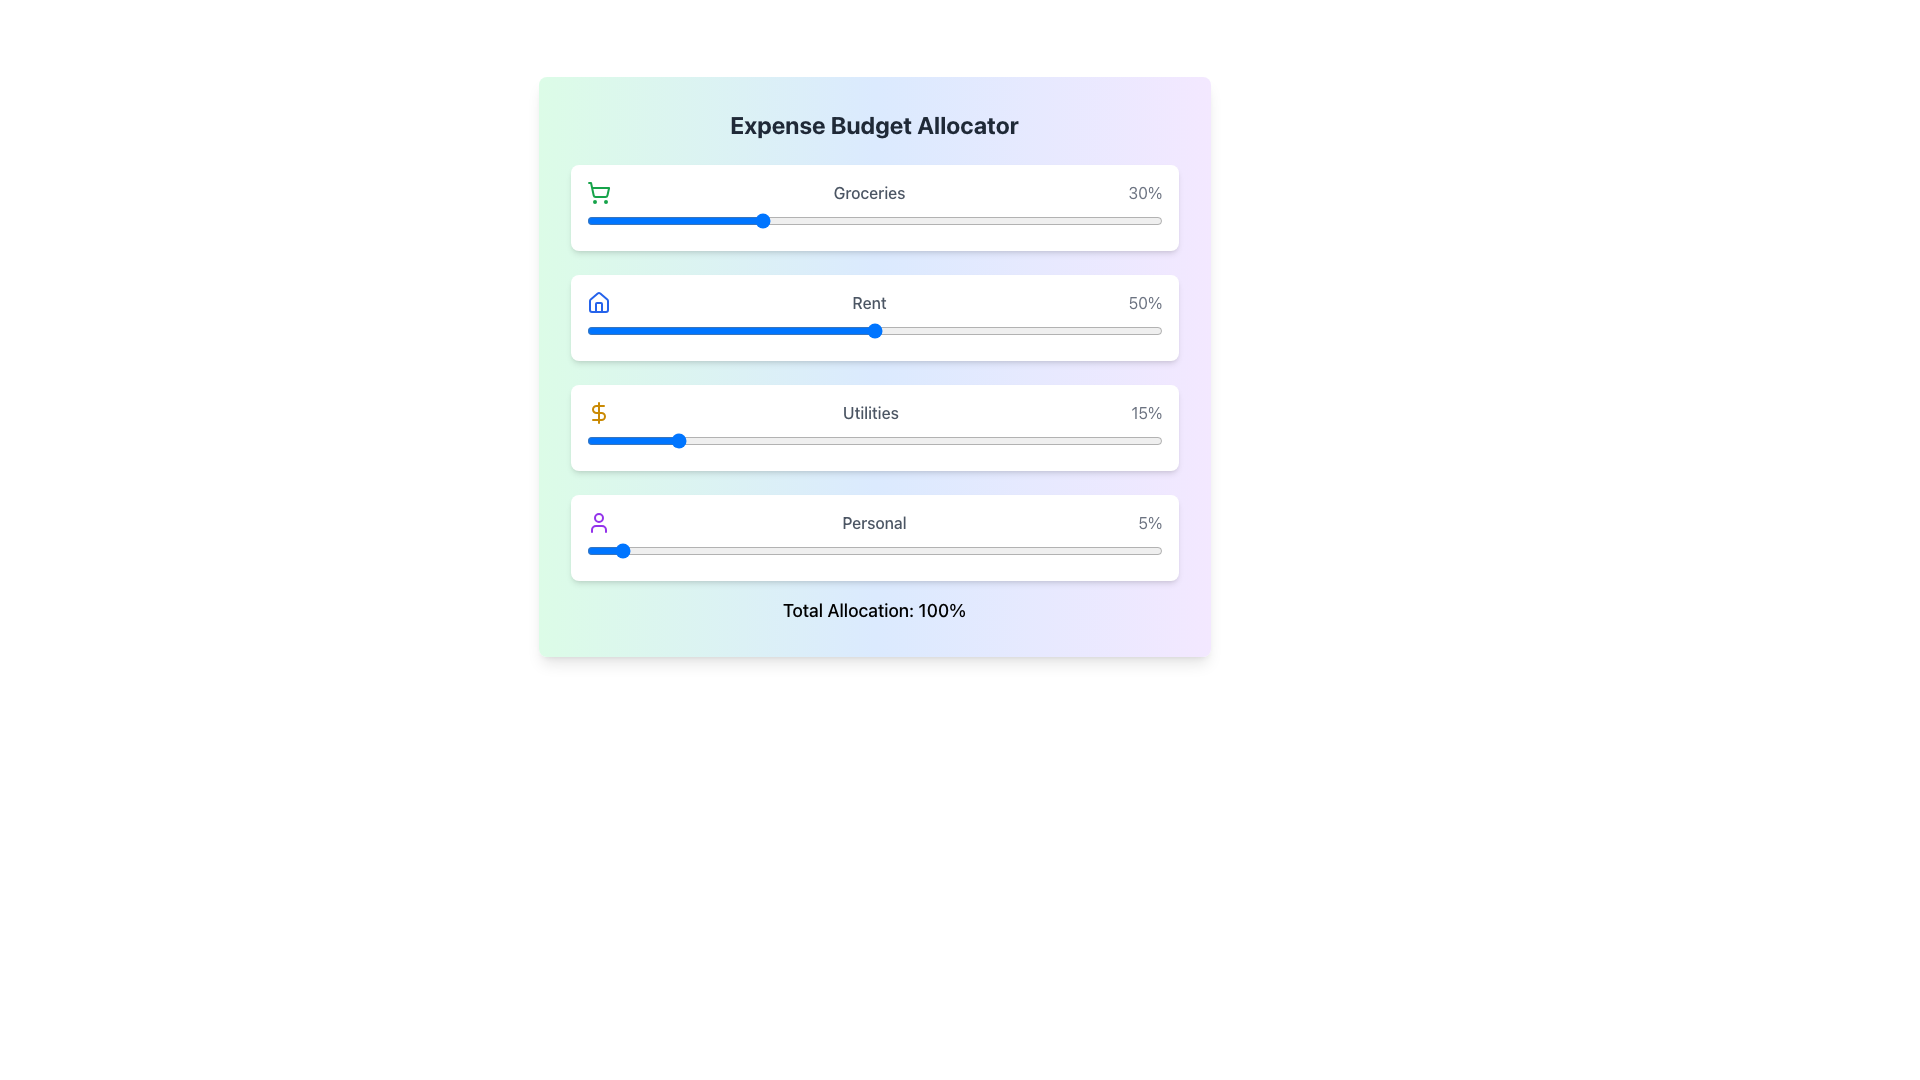 This screenshot has width=1920, height=1080. I want to click on the rent allocation, so click(696, 330).